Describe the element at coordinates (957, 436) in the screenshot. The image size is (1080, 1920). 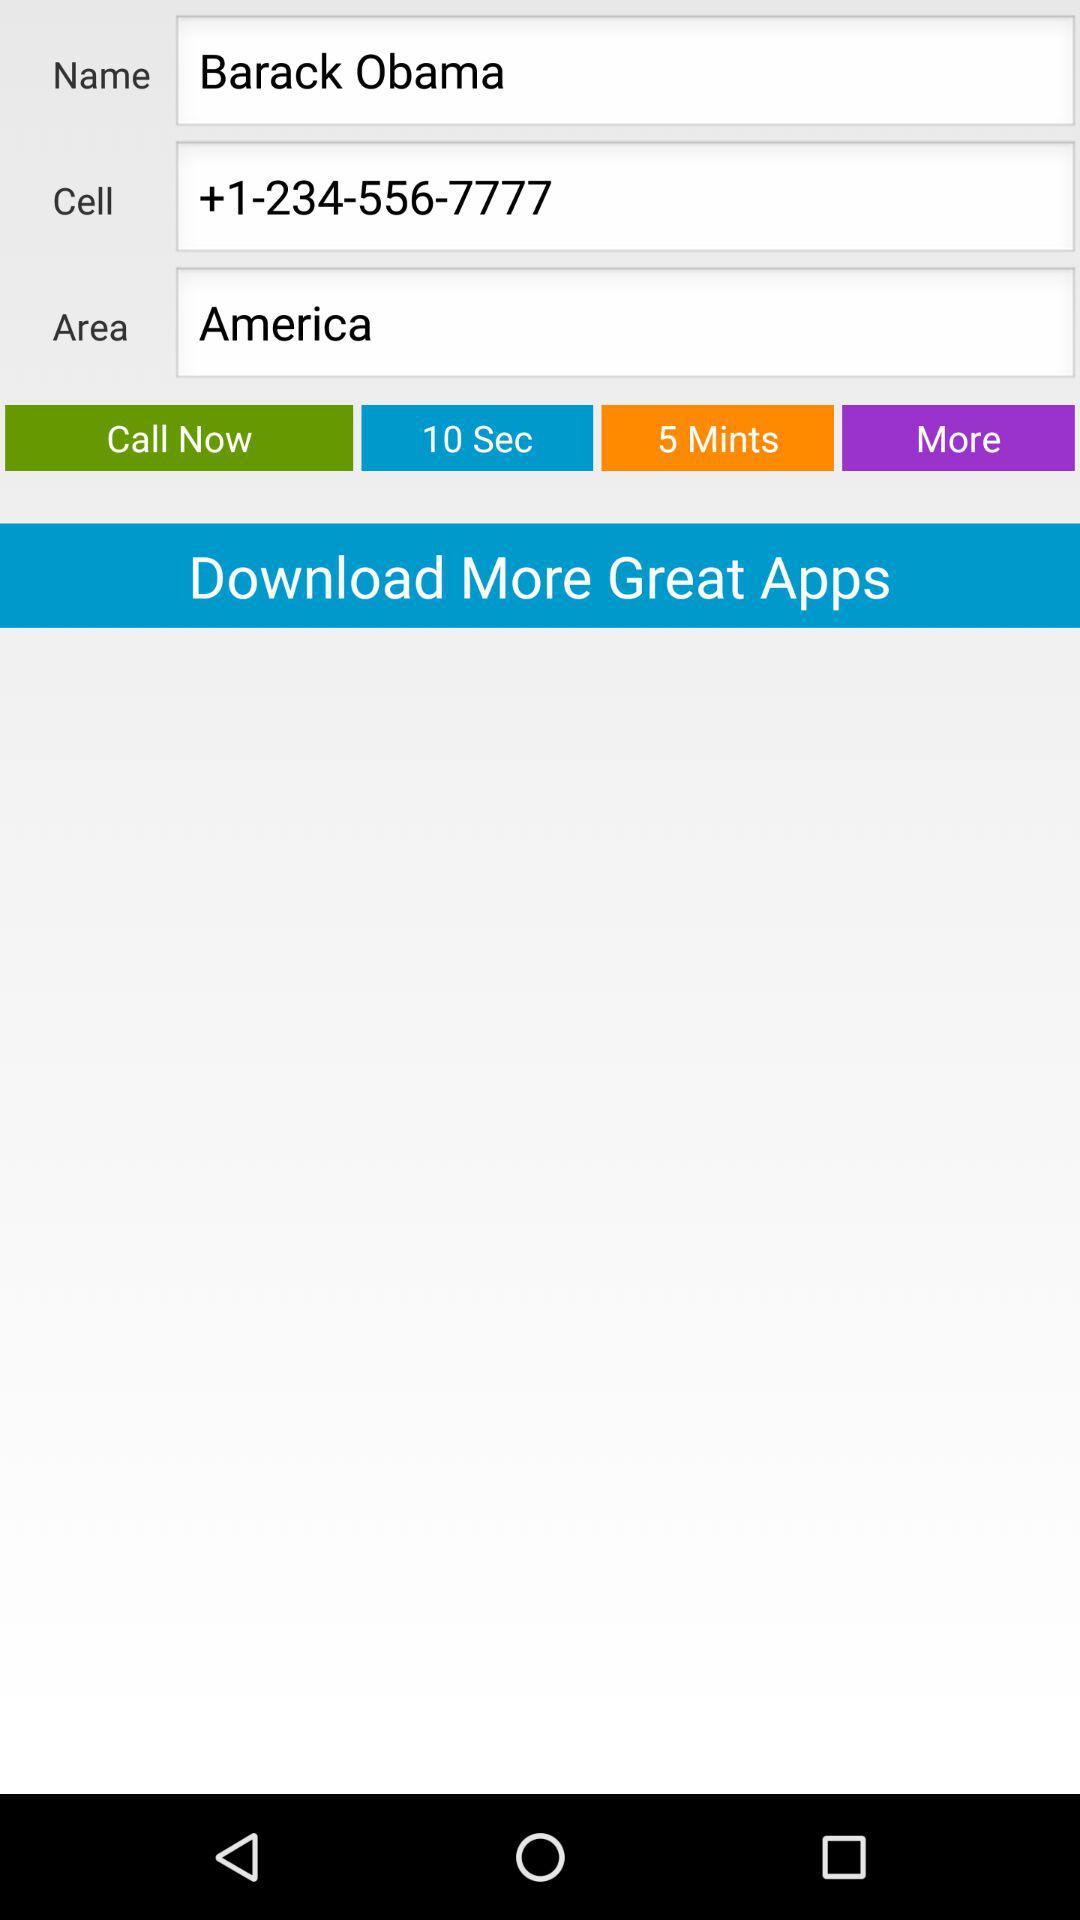
I see `more button` at that location.